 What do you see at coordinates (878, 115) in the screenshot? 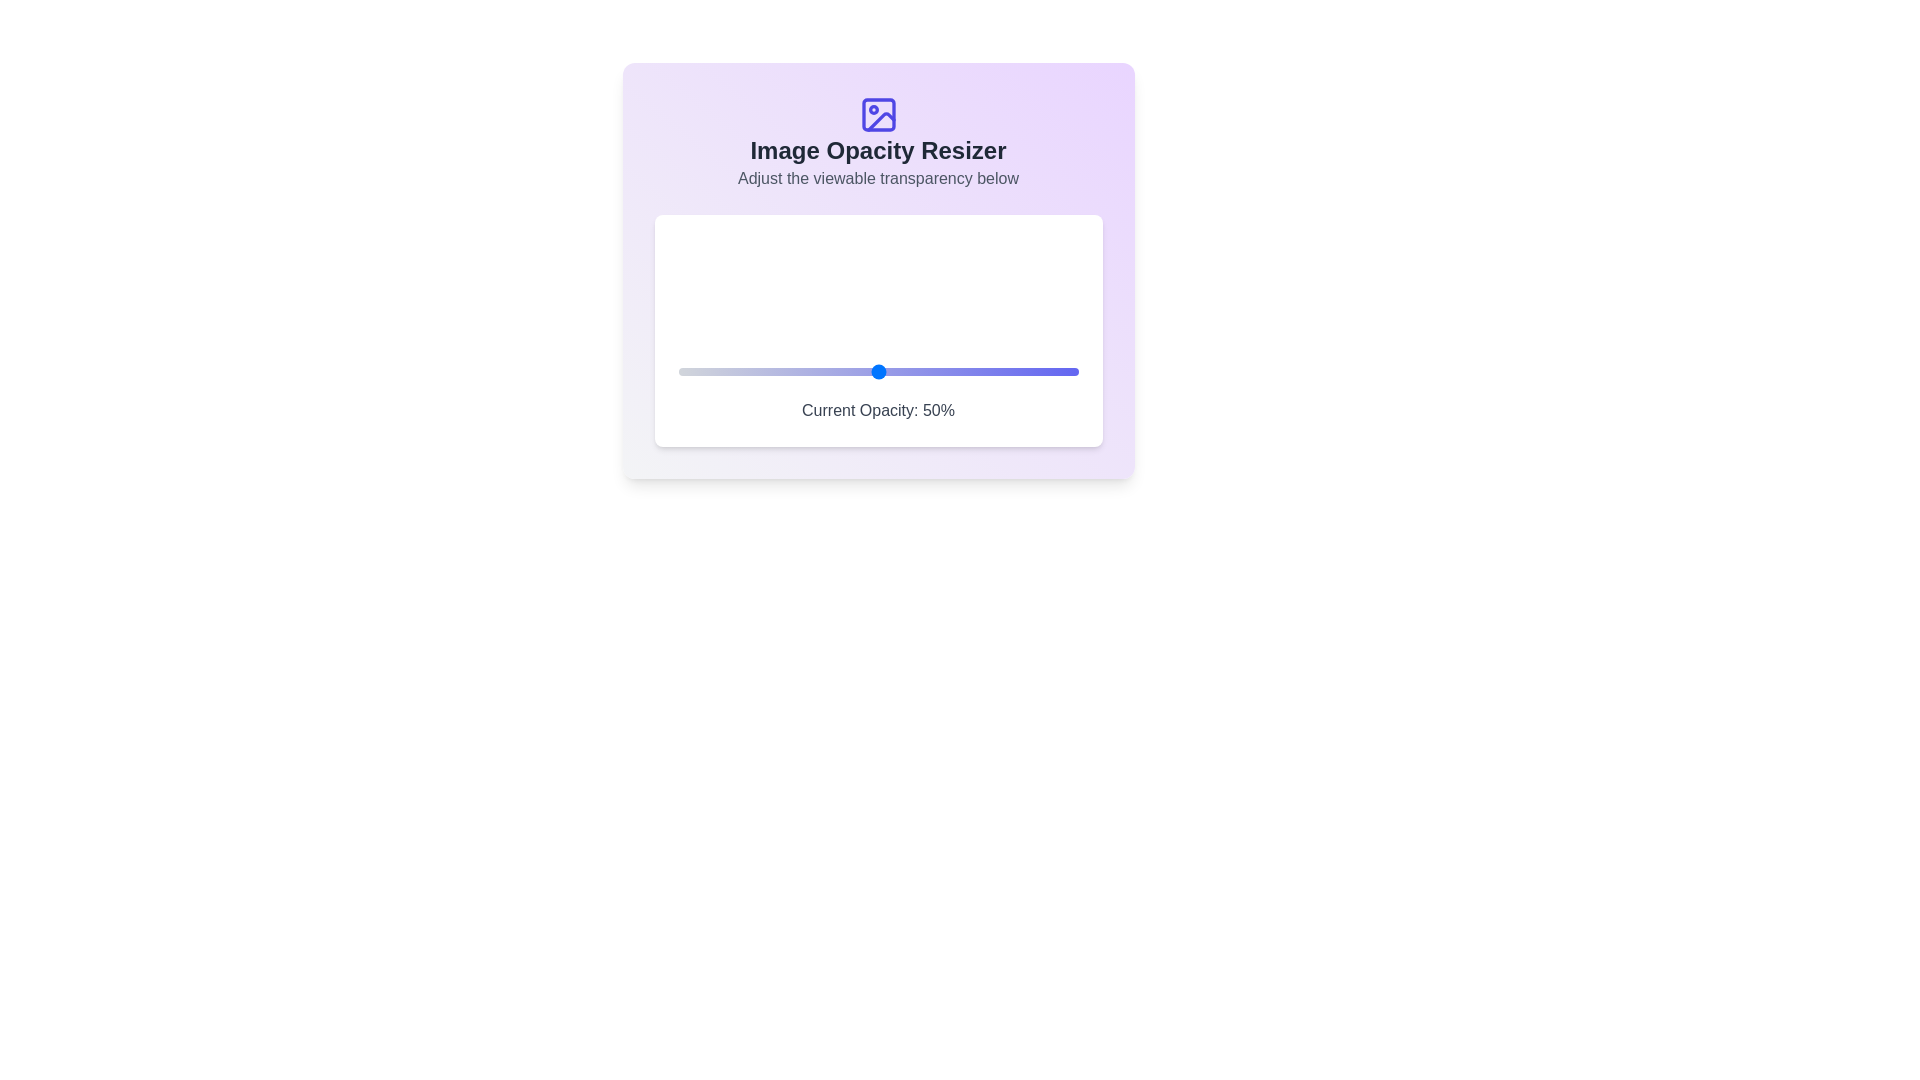
I see `the header icon of the Image Opacity Resizer component` at bounding box center [878, 115].